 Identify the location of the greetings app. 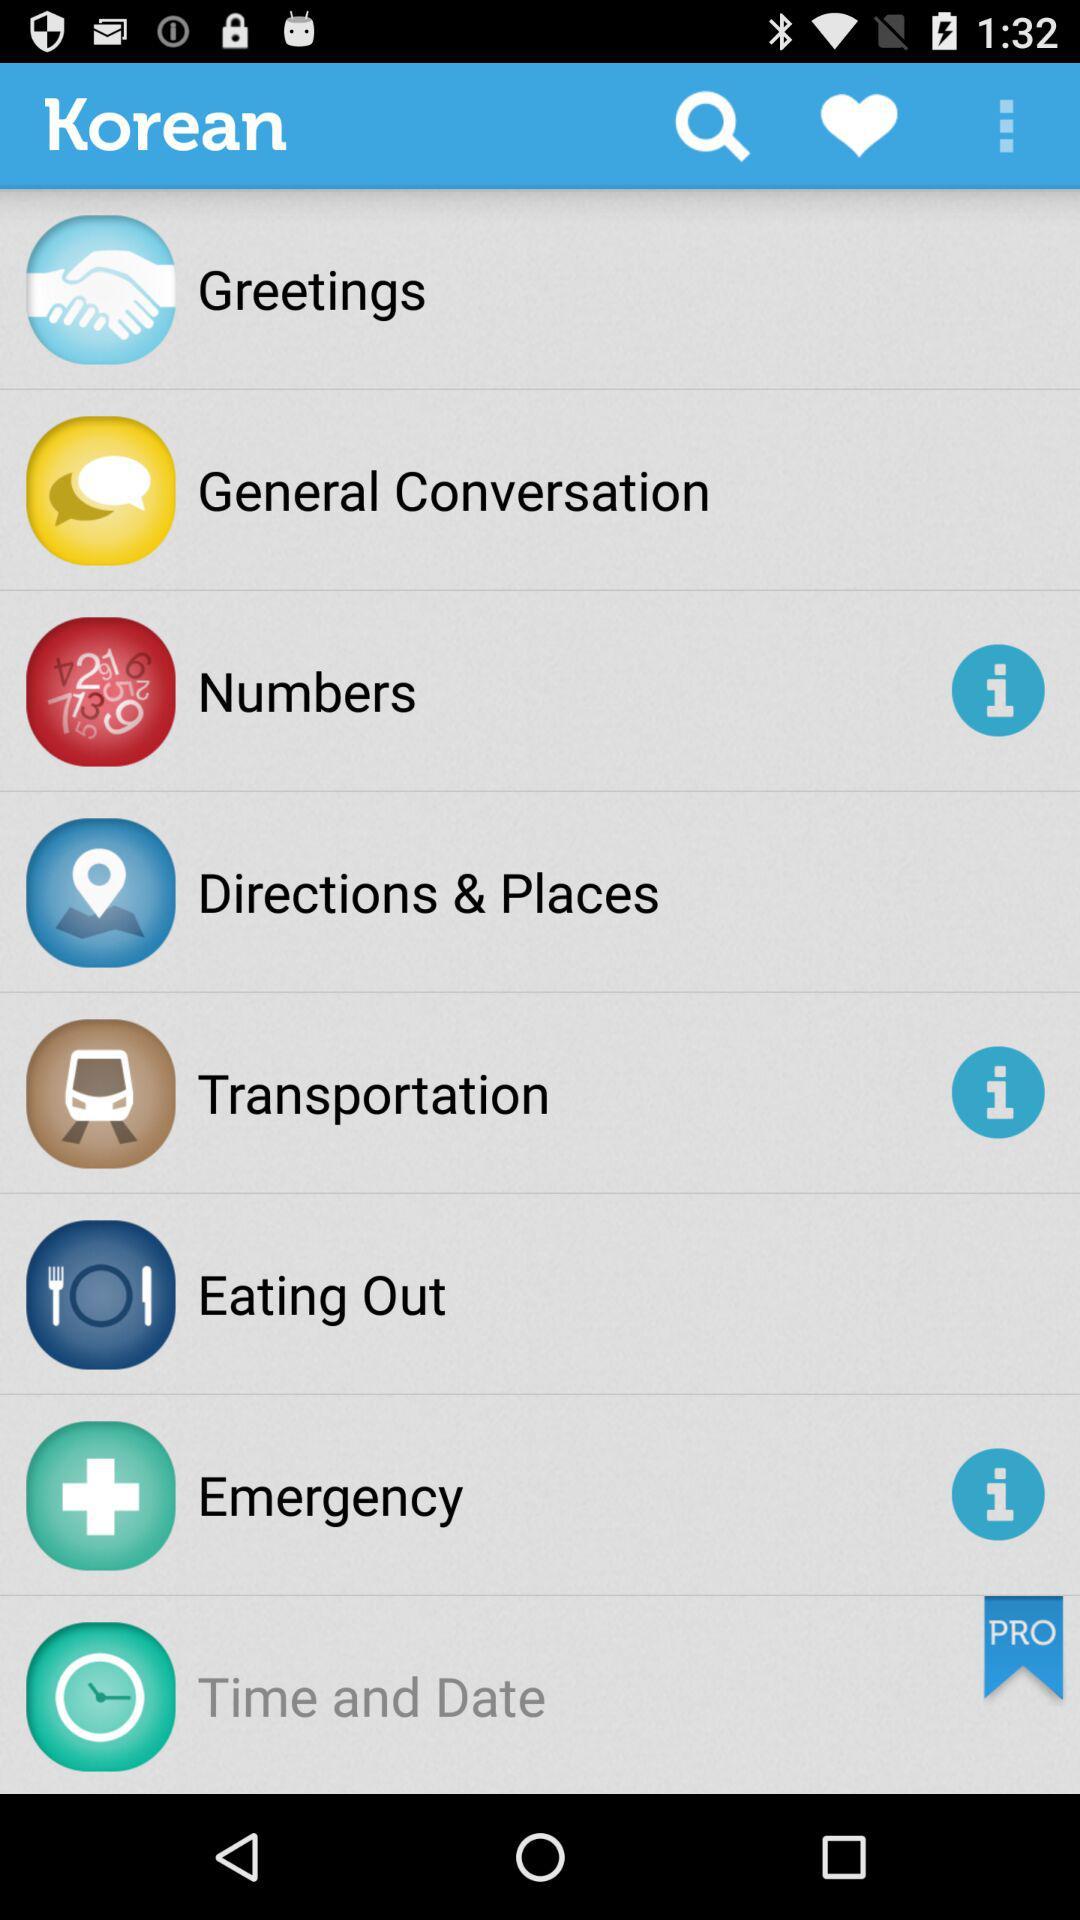
(312, 287).